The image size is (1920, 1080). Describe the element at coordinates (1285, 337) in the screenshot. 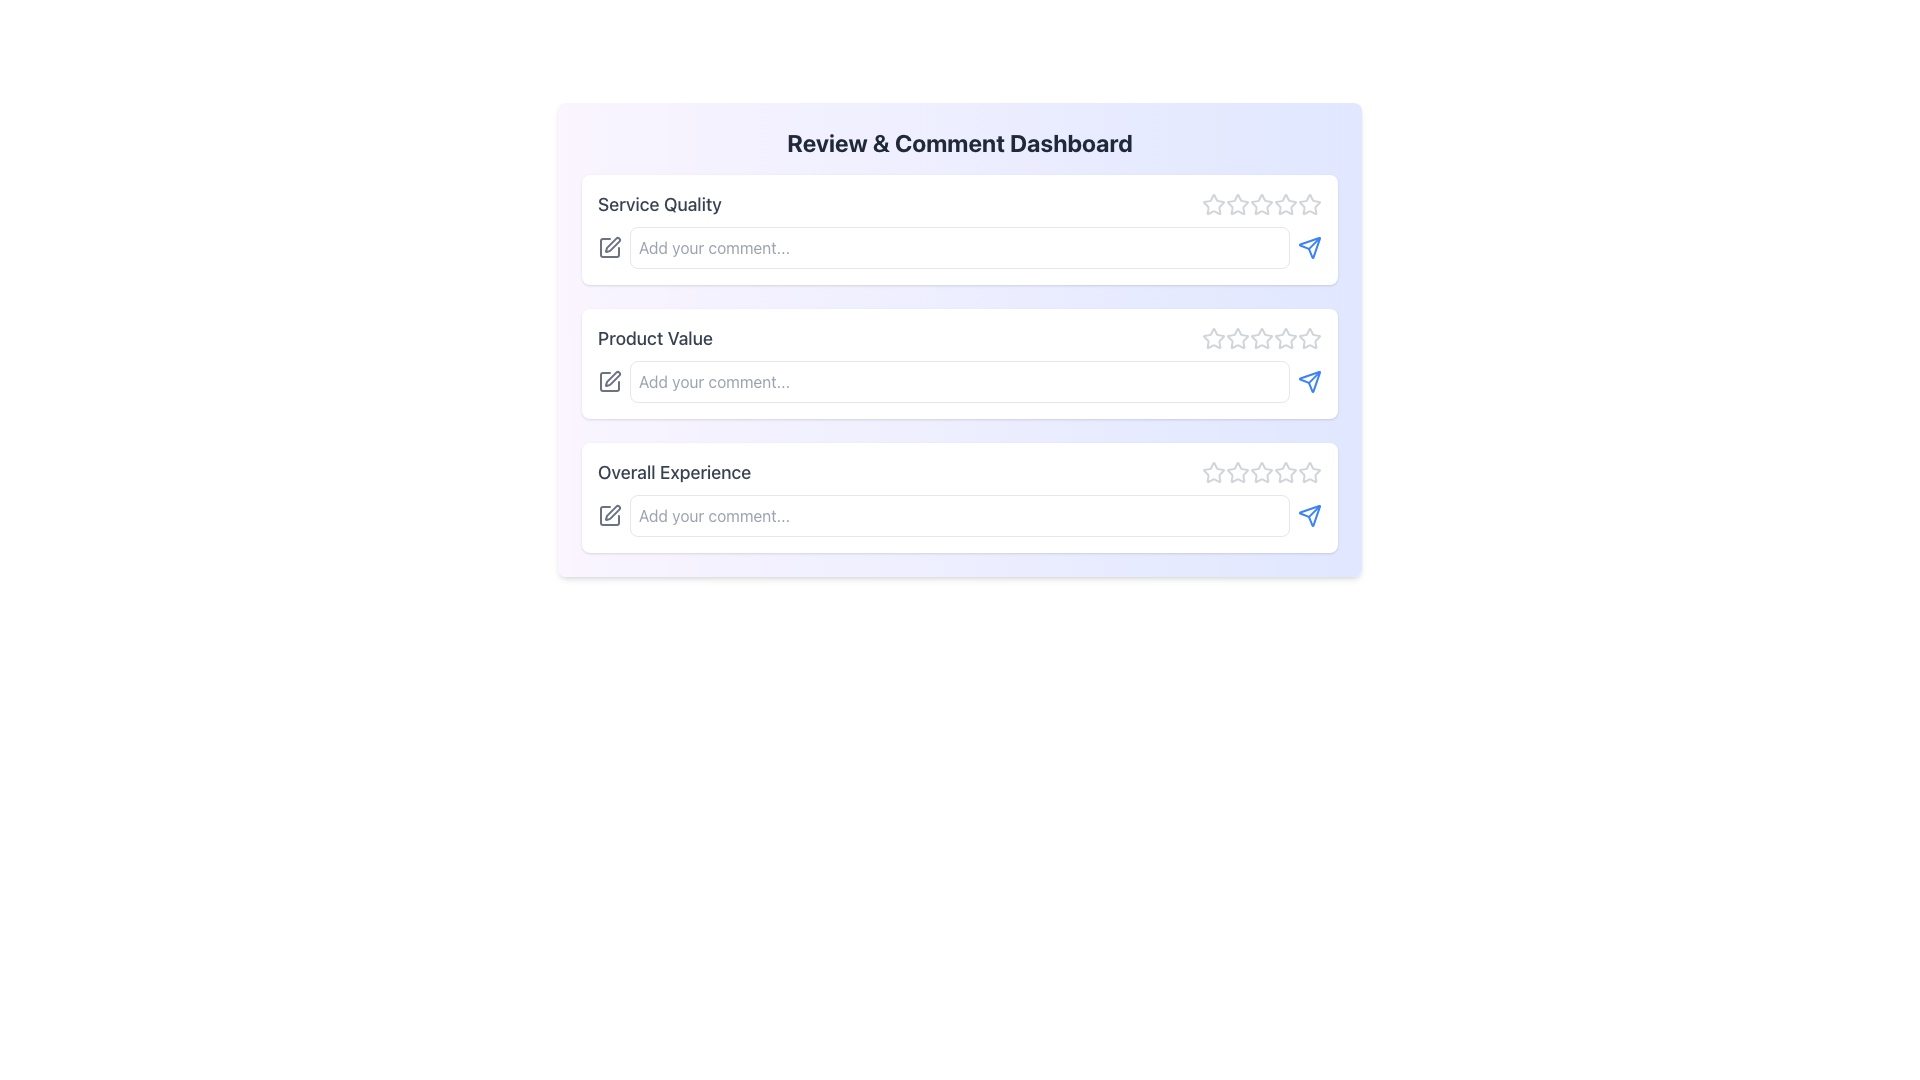

I see `the fourth star in the 'Product Value' section to rate the product value` at that location.